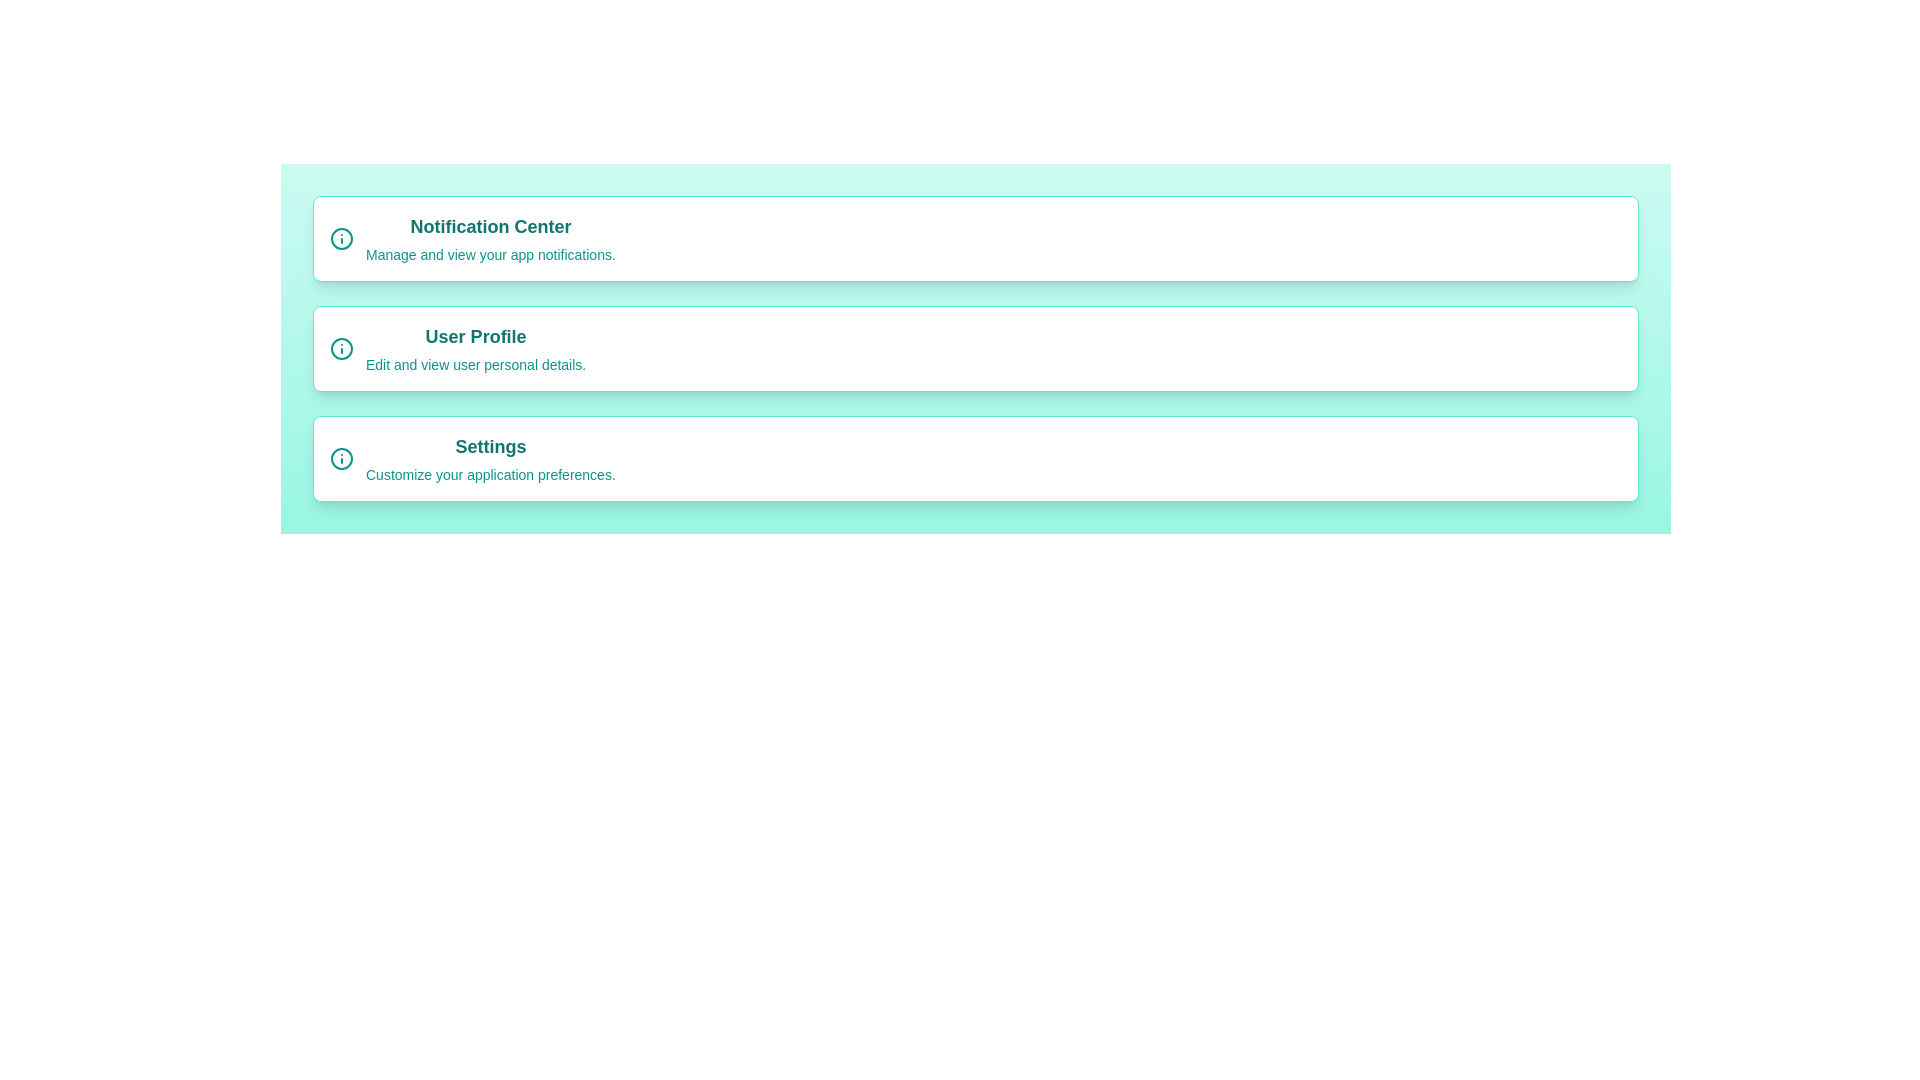 The height and width of the screenshot is (1080, 1920). I want to click on the informational card about the 'User Profile' section, which is the second card in a vertical stack between 'Notification Center' and 'Settings', so click(975, 347).